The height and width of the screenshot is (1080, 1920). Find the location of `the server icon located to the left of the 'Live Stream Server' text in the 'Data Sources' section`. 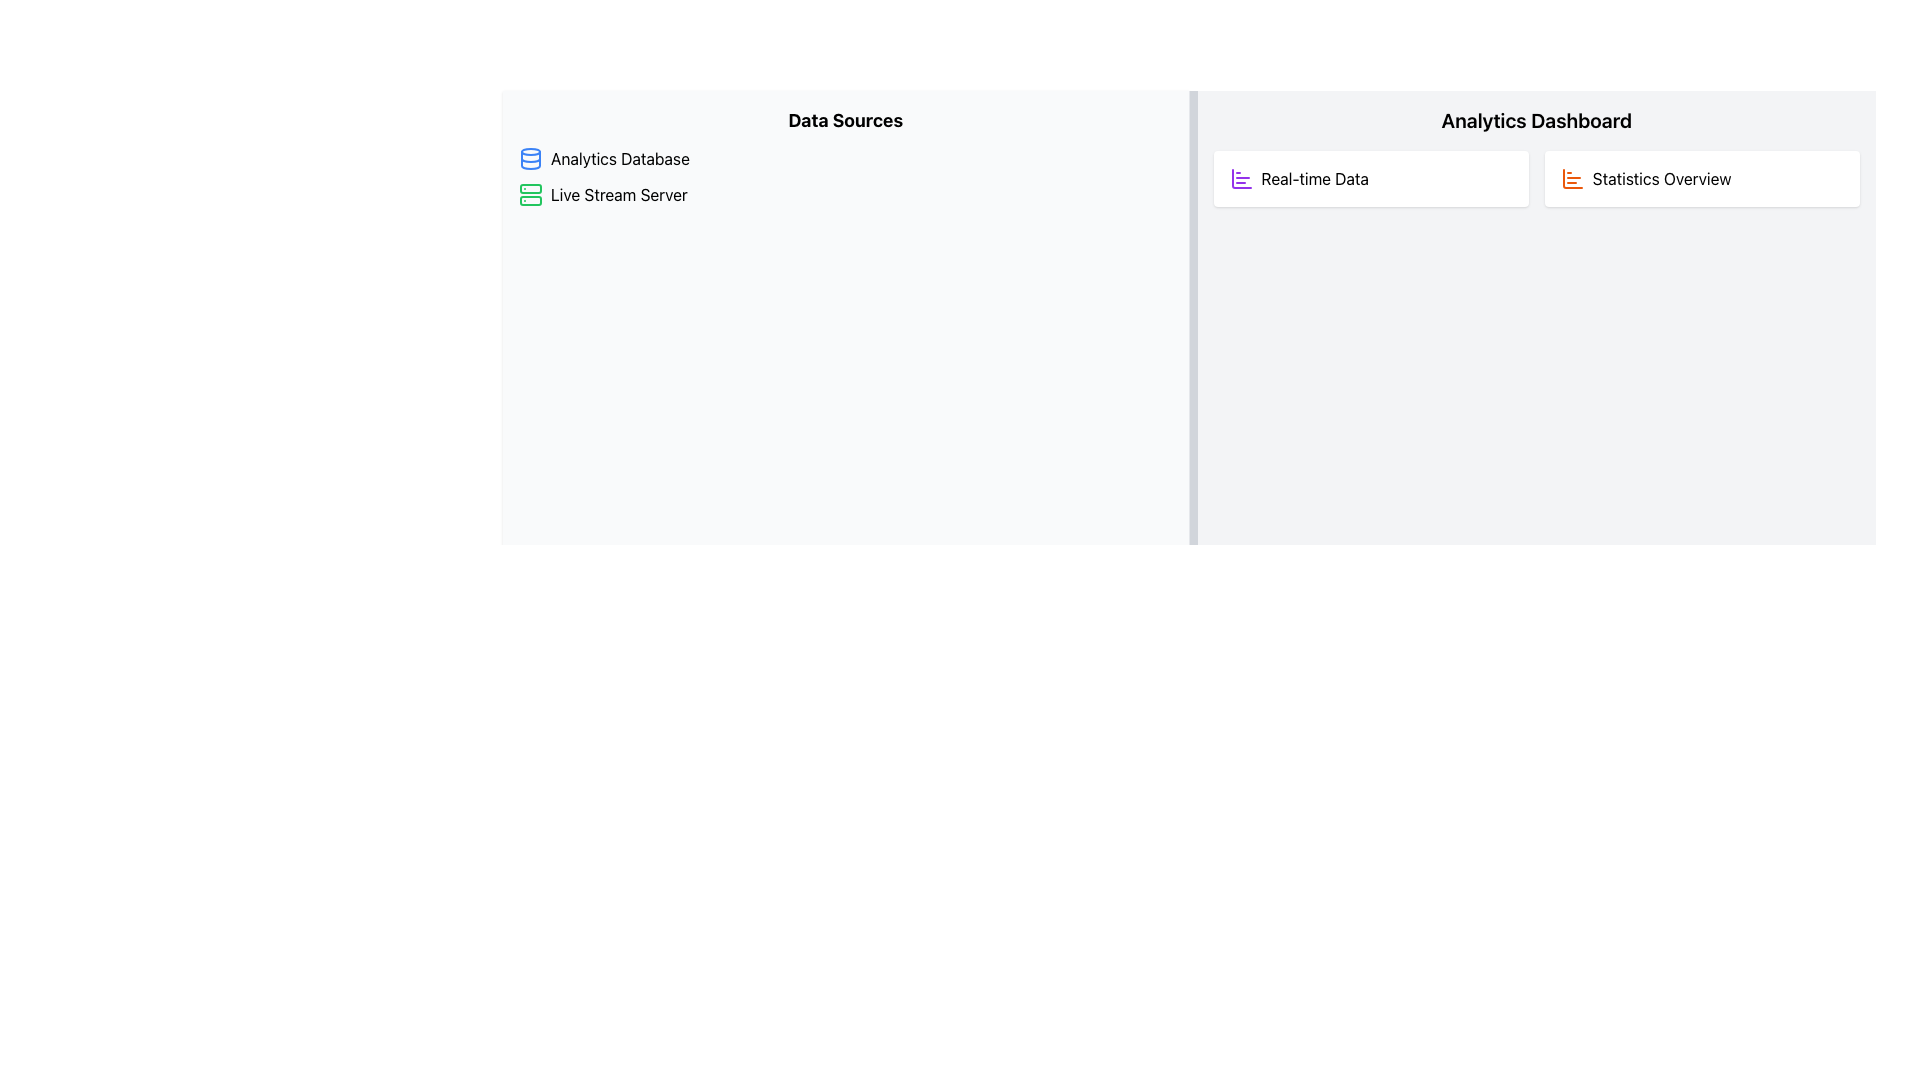

the server icon located to the left of the 'Live Stream Server' text in the 'Data Sources' section is located at coordinates (531, 195).